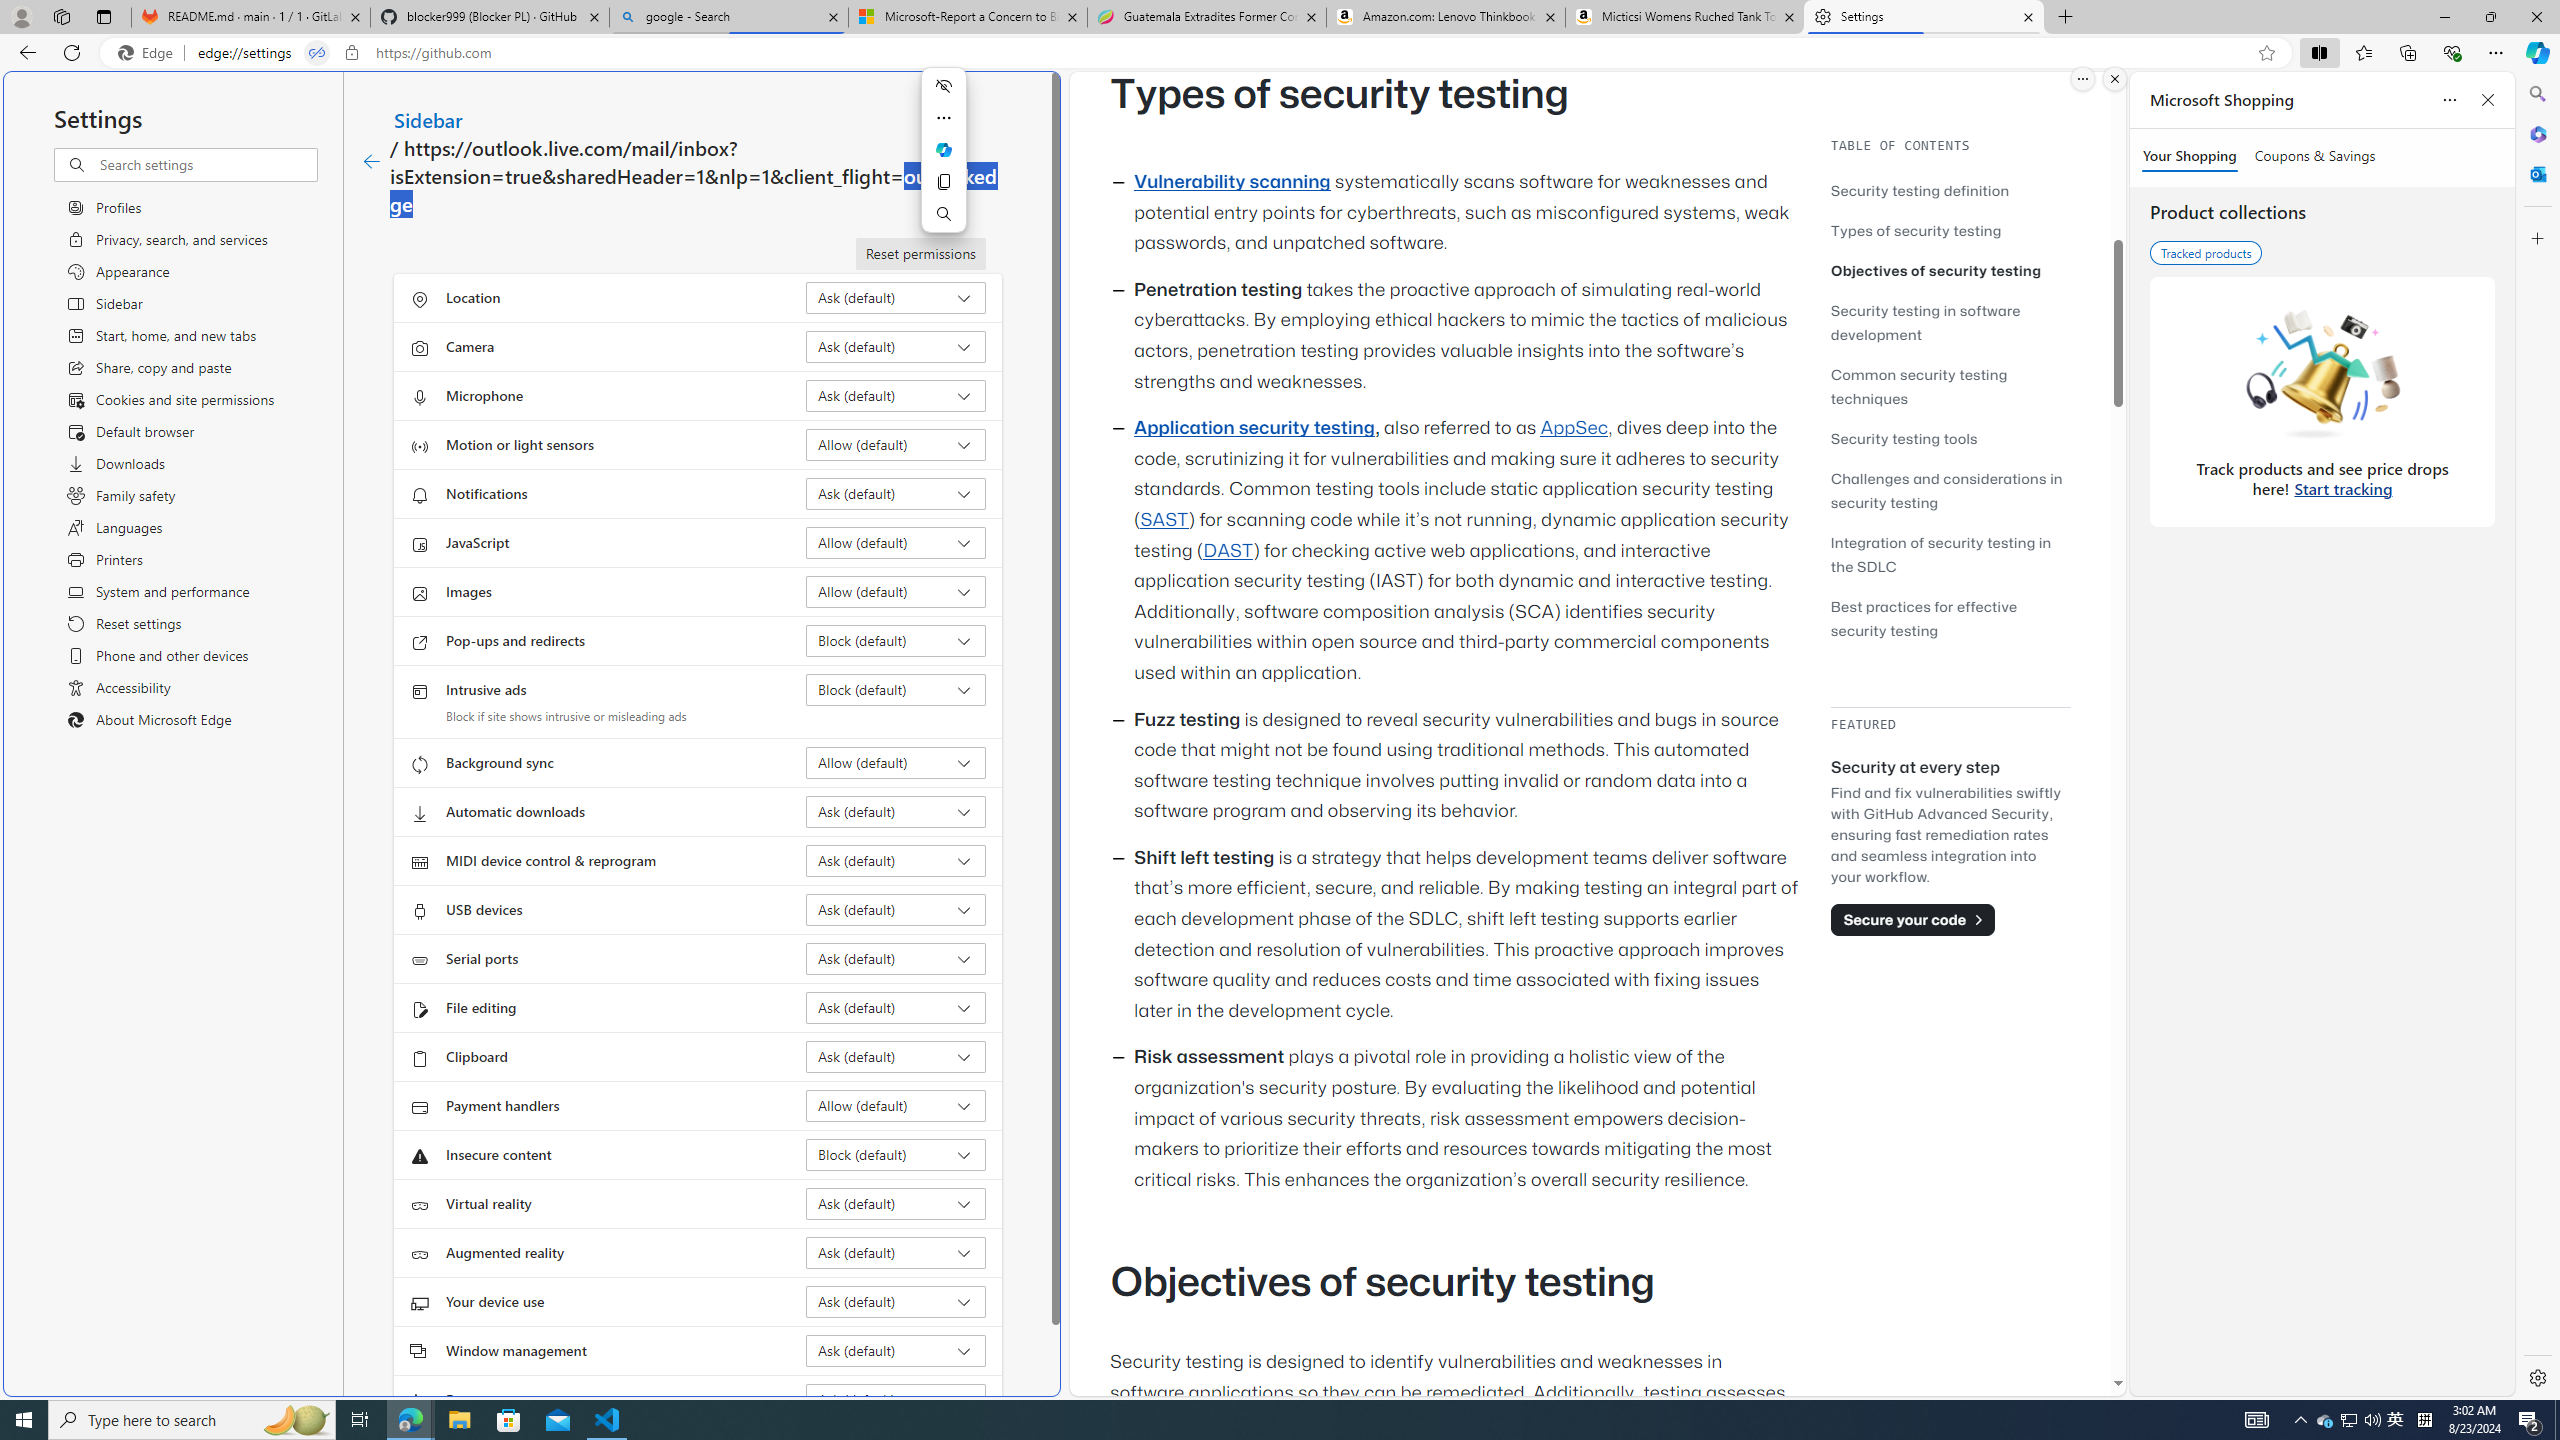 The height and width of the screenshot is (1440, 2560). Describe the element at coordinates (1917, 386) in the screenshot. I see `'Common security testing techniques'` at that location.